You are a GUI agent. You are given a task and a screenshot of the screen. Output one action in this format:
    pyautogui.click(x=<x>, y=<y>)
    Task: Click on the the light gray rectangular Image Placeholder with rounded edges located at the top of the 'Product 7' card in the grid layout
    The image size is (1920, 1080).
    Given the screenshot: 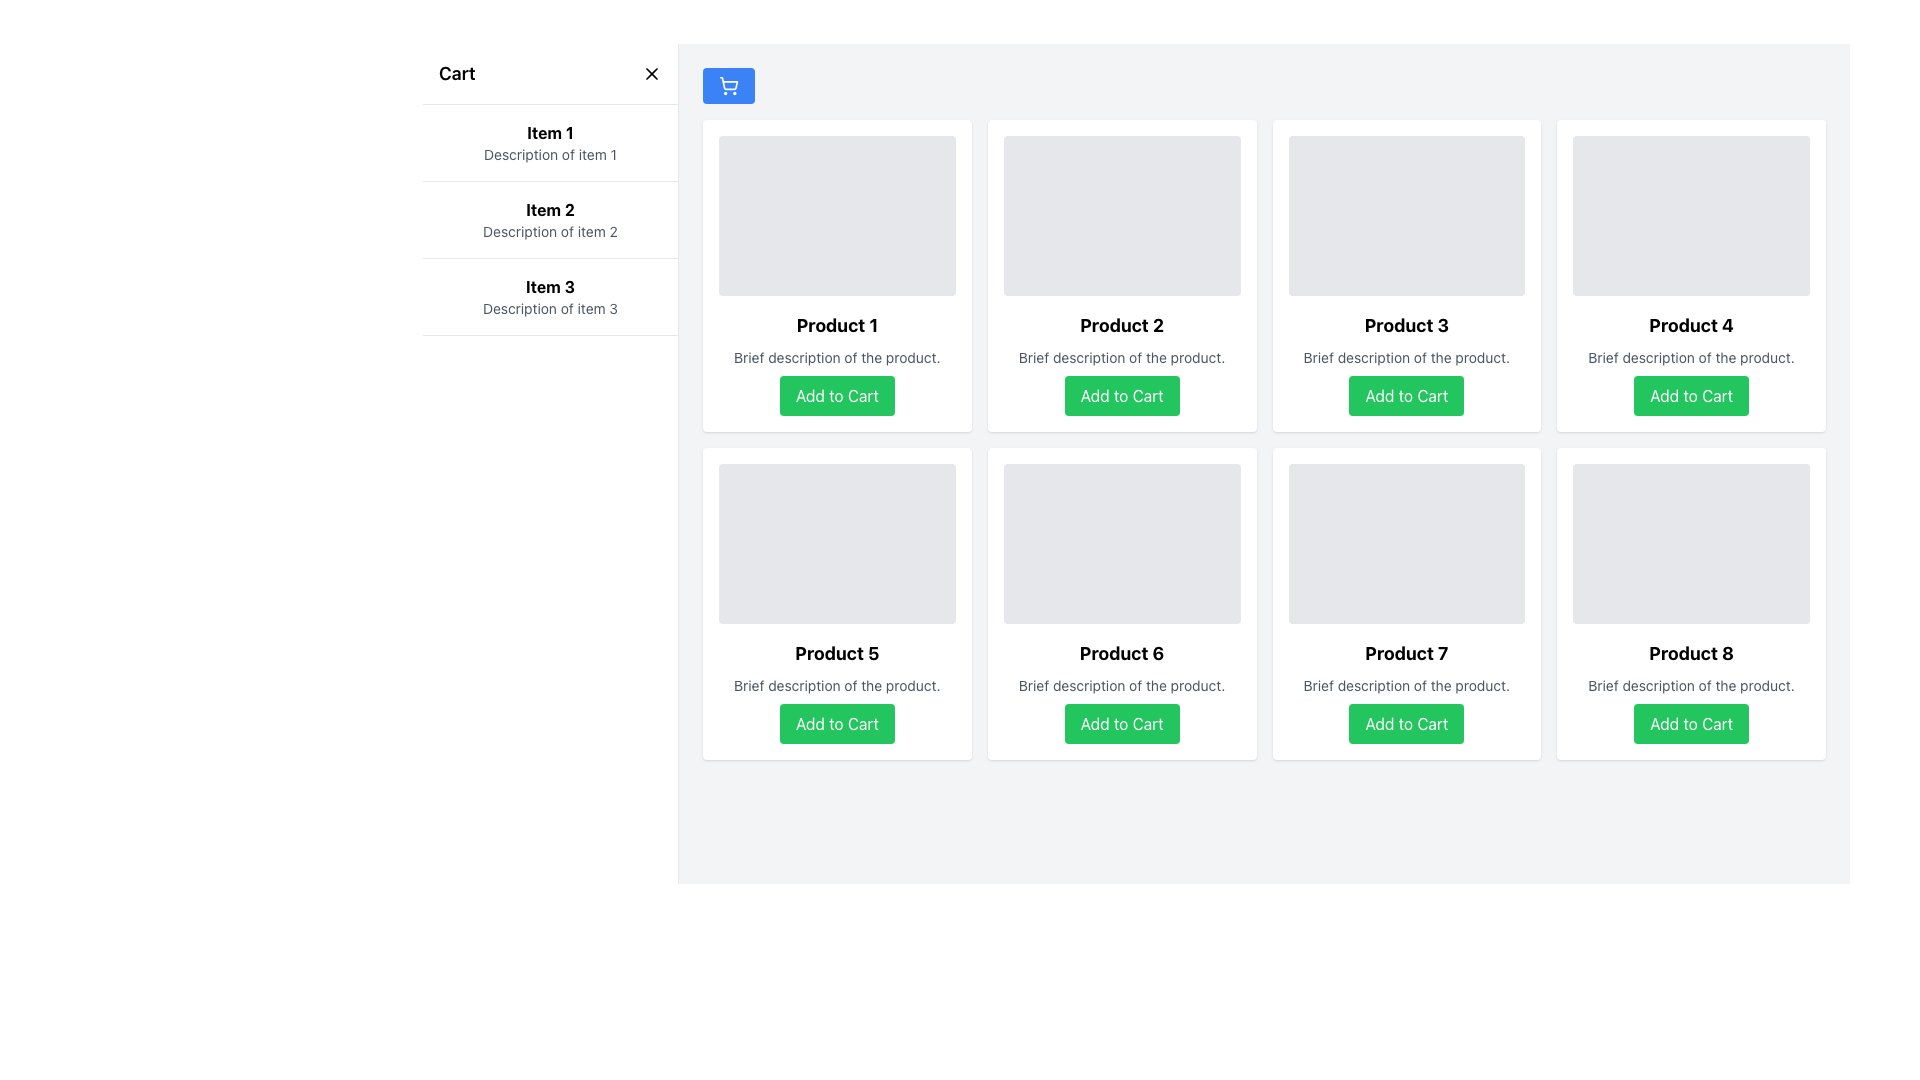 What is the action you would take?
    pyautogui.click(x=1405, y=543)
    